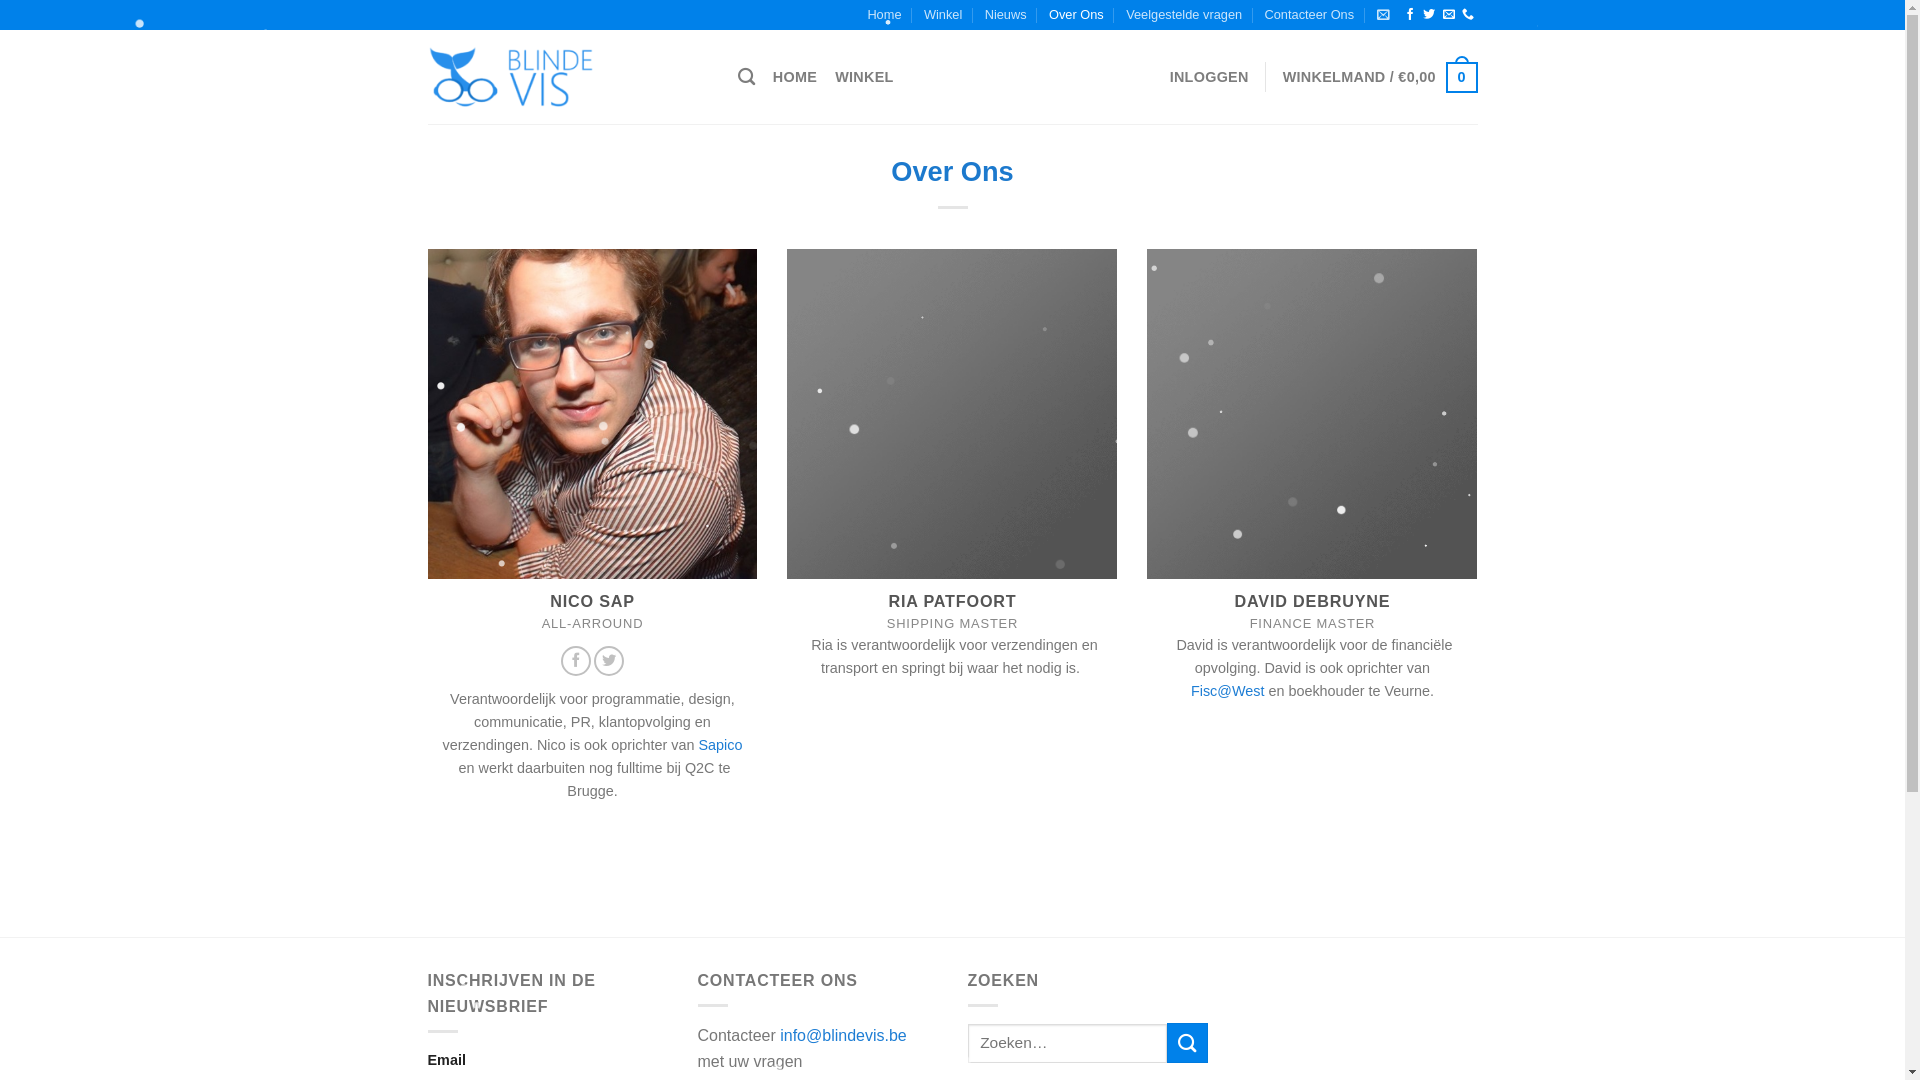 The image size is (1920, 1080). Describe the element at coordinates (1075, 15) in the screenshot. I see `'Over Ons'` at that location.